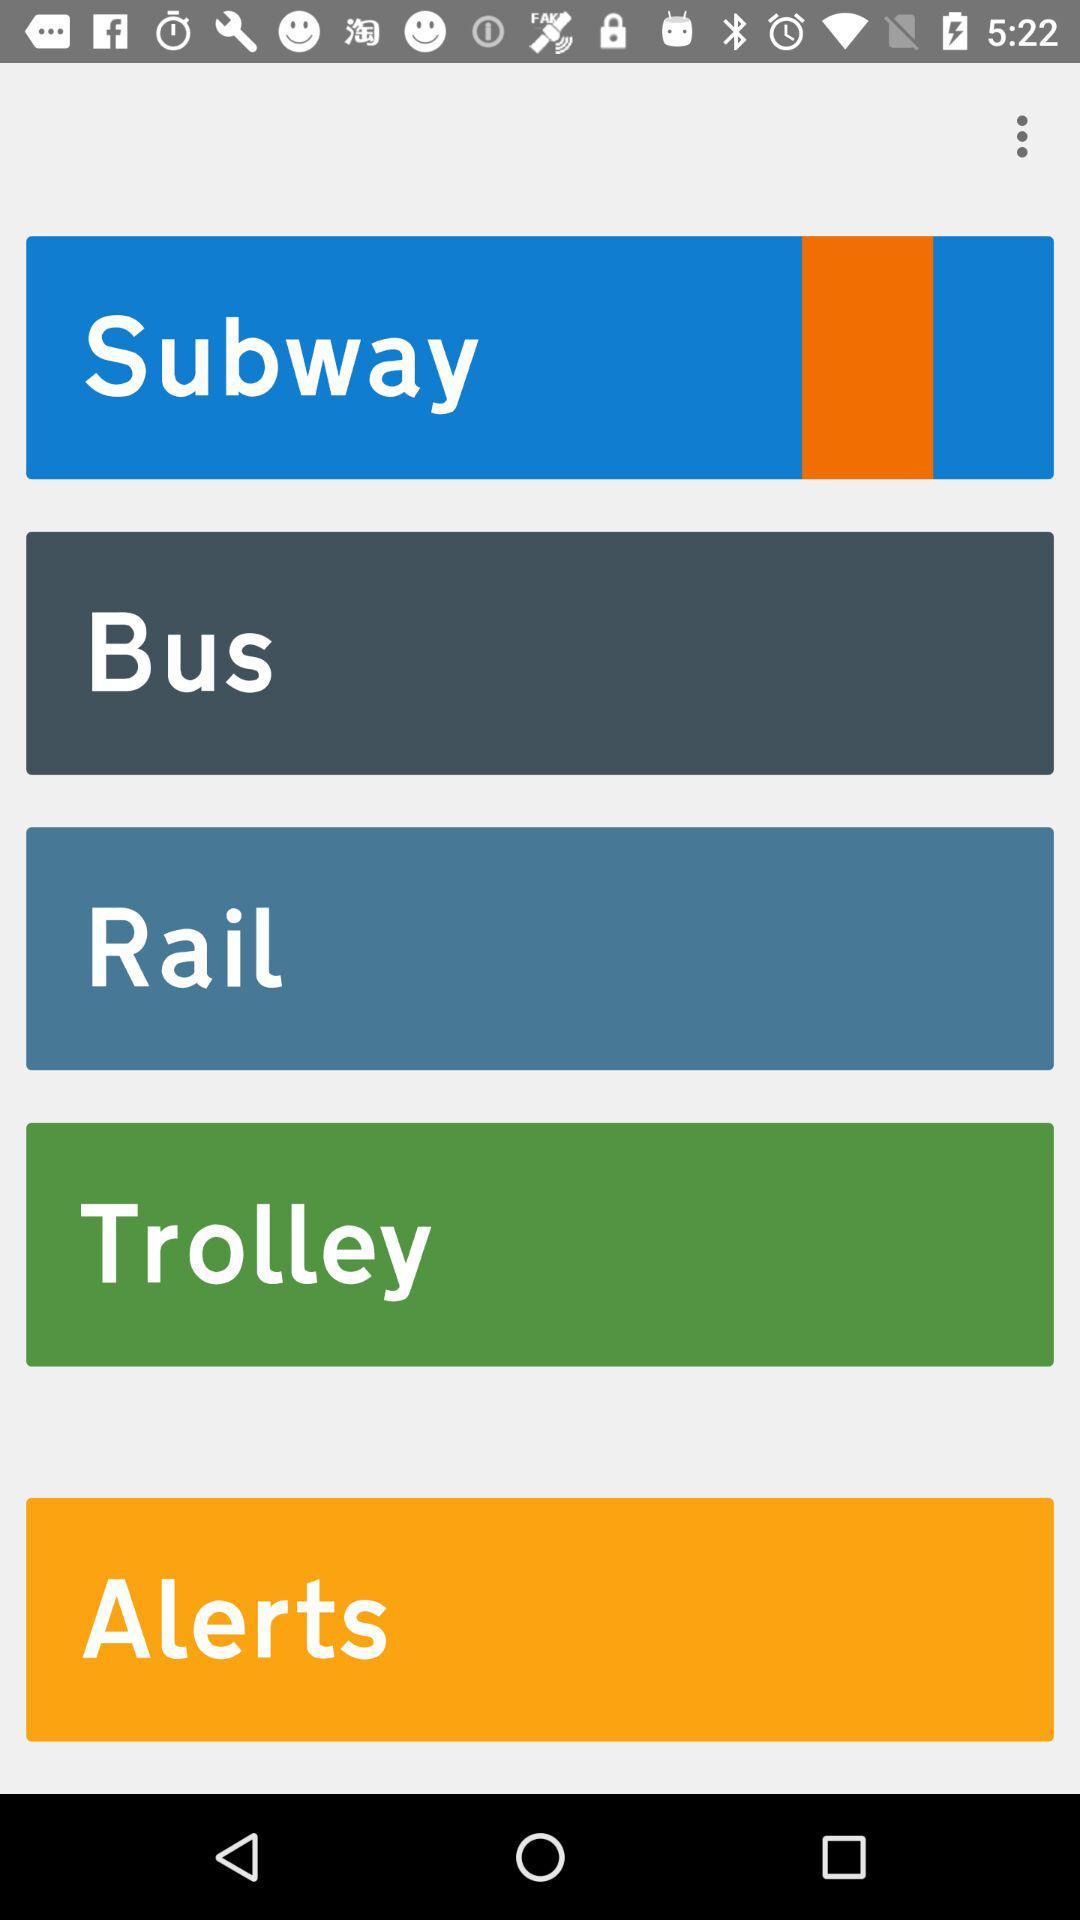 This screenshot has width=1080, height=1920. Describe the element at coordinates (540, 1619) in the screenshot. I see `alerts` at that location.